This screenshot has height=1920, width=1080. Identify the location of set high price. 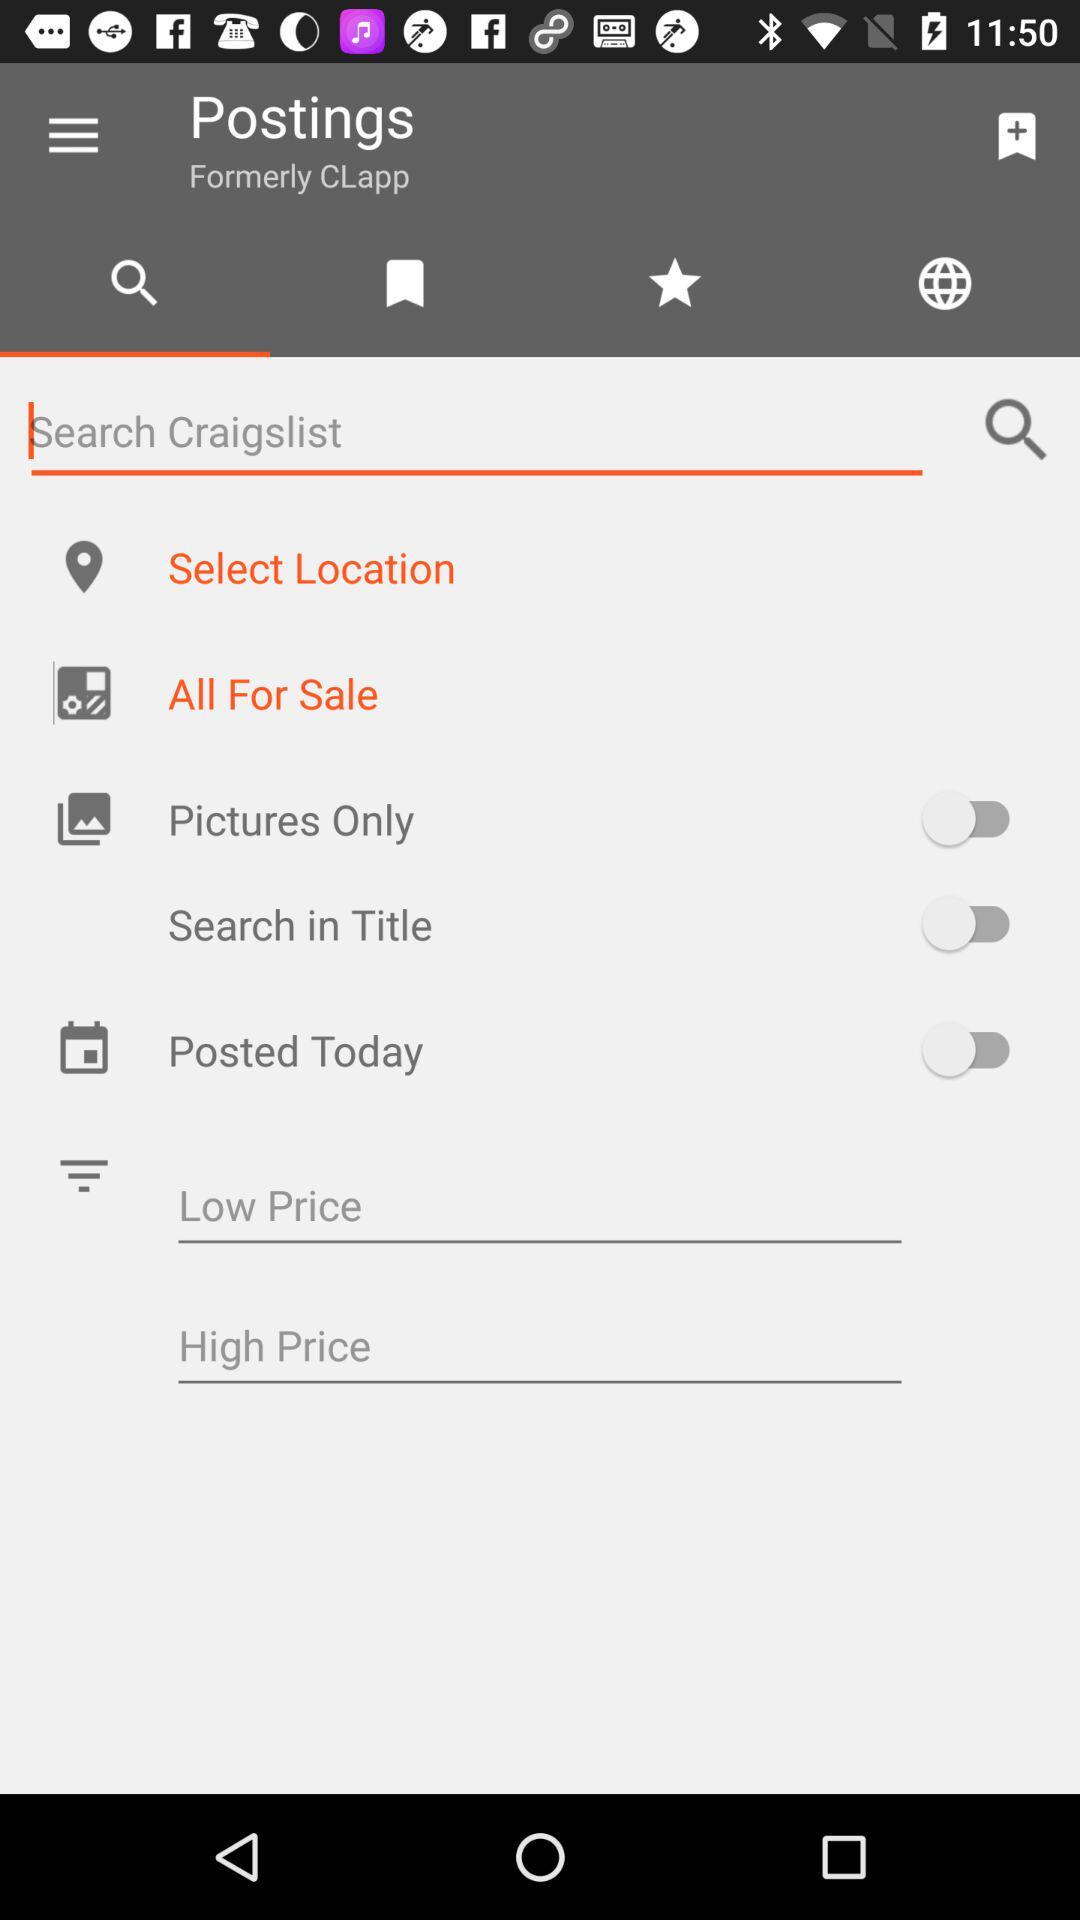
(540, 1348).